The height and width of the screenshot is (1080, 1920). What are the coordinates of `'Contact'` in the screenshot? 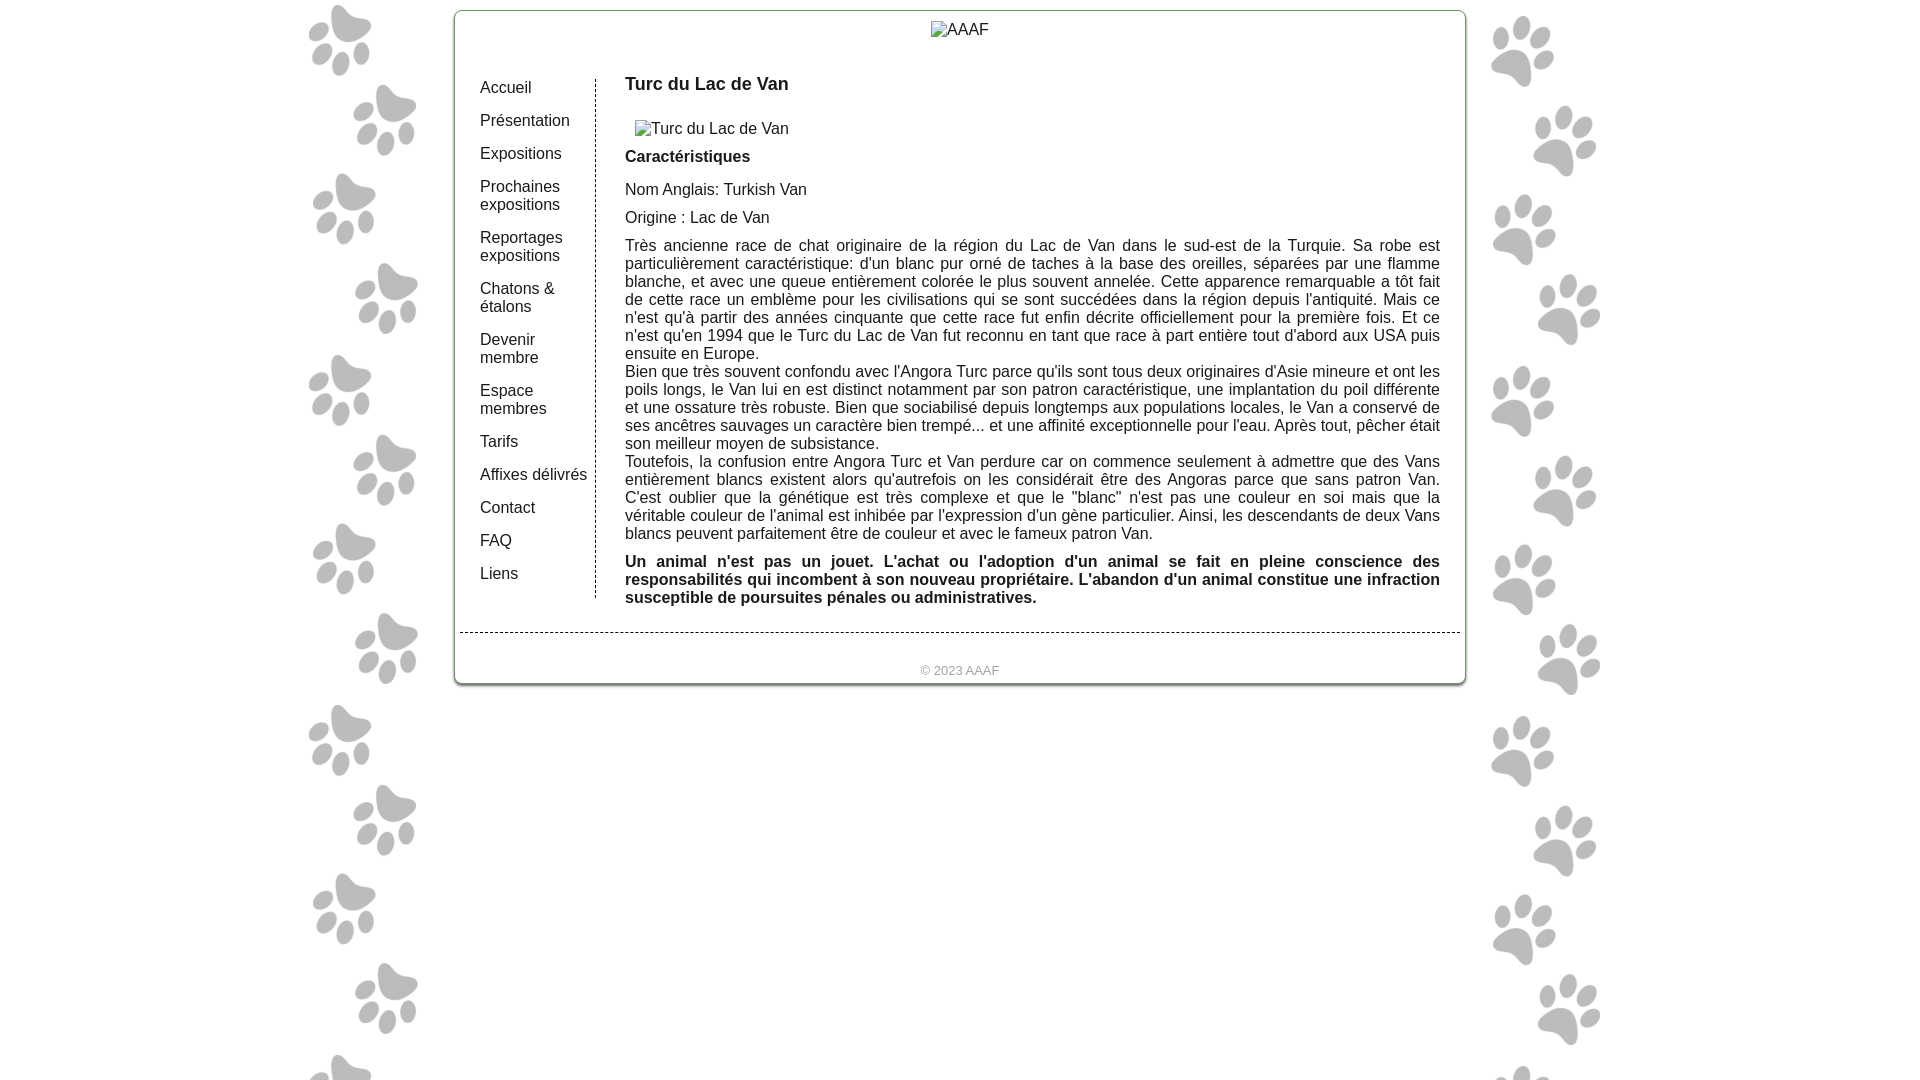 It's located at (480, 506).